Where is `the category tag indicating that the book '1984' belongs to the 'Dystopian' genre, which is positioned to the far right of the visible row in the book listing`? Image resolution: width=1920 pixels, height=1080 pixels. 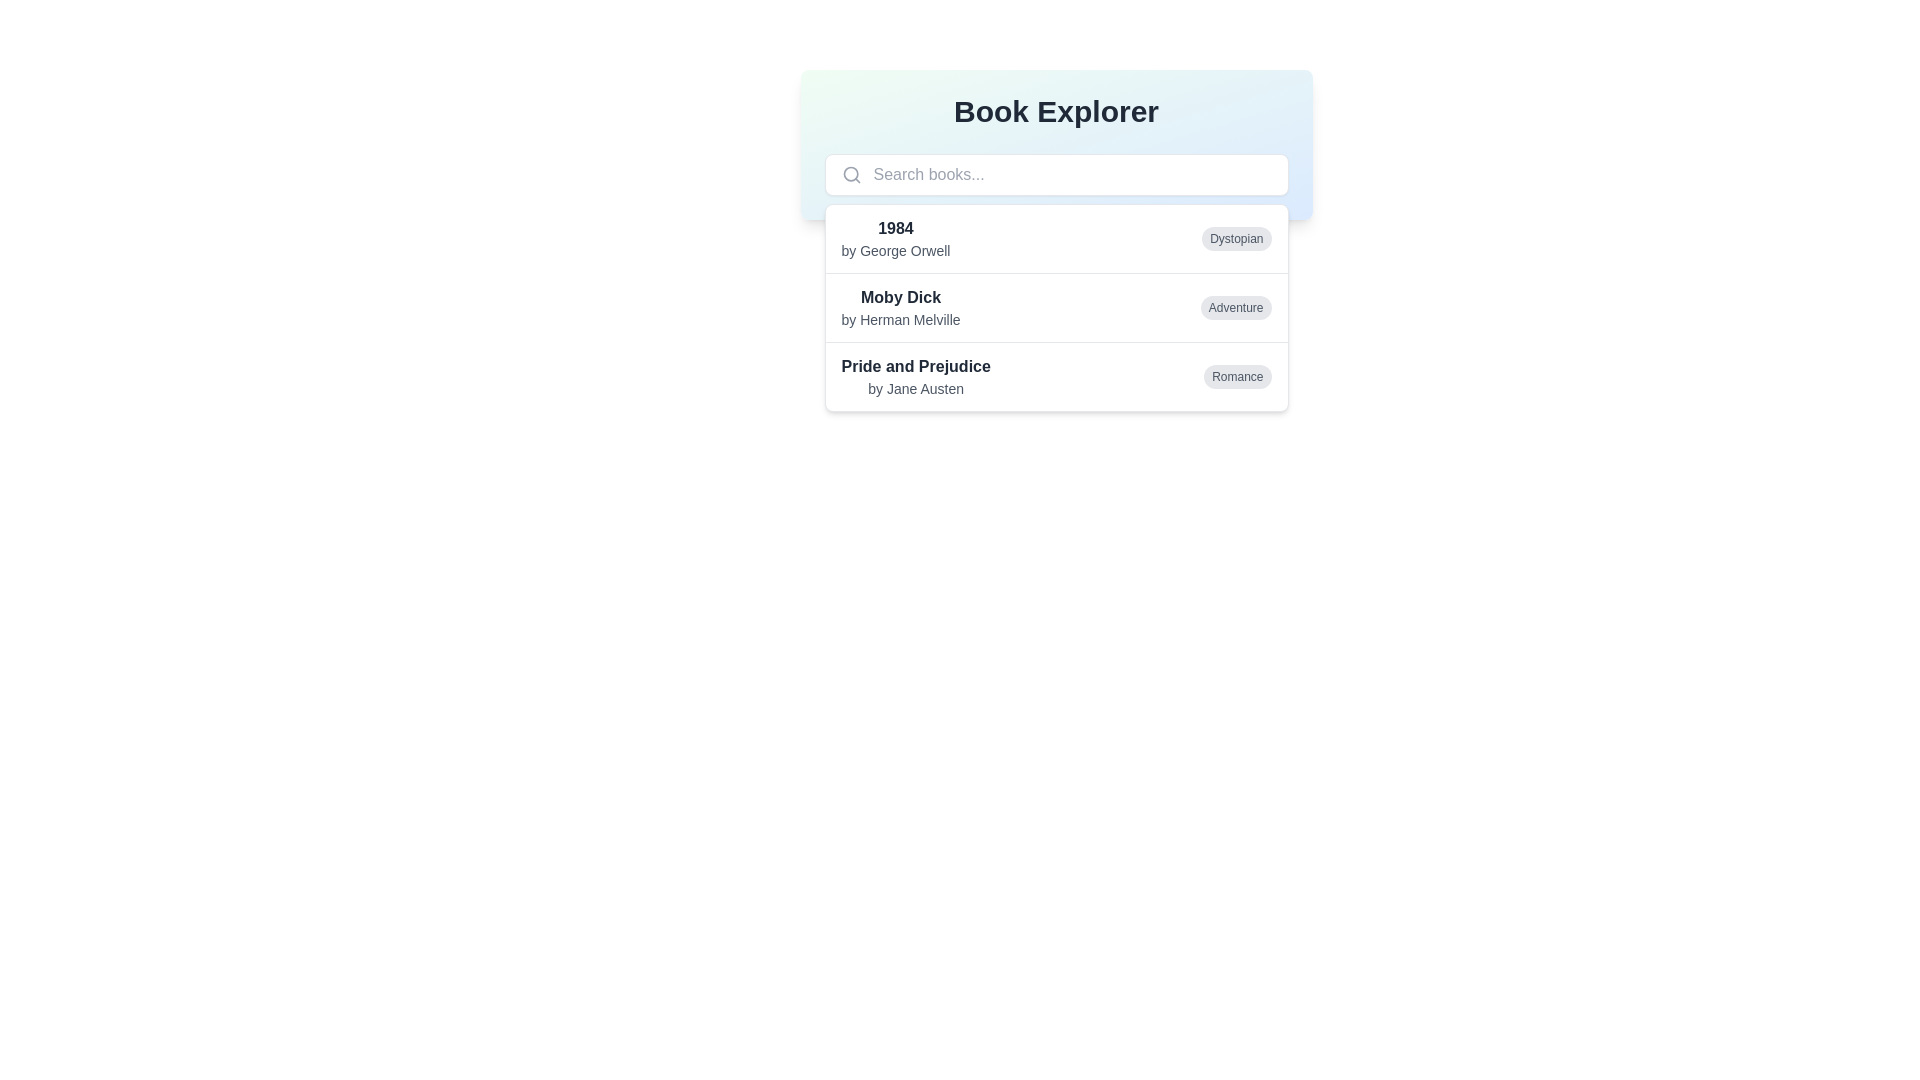
the category tag indicating that the book '1984' belongs to the 'Dystopian' genre, which is positioned to the far right of the visible row in the book listing is located at coordinates (1235, 238).